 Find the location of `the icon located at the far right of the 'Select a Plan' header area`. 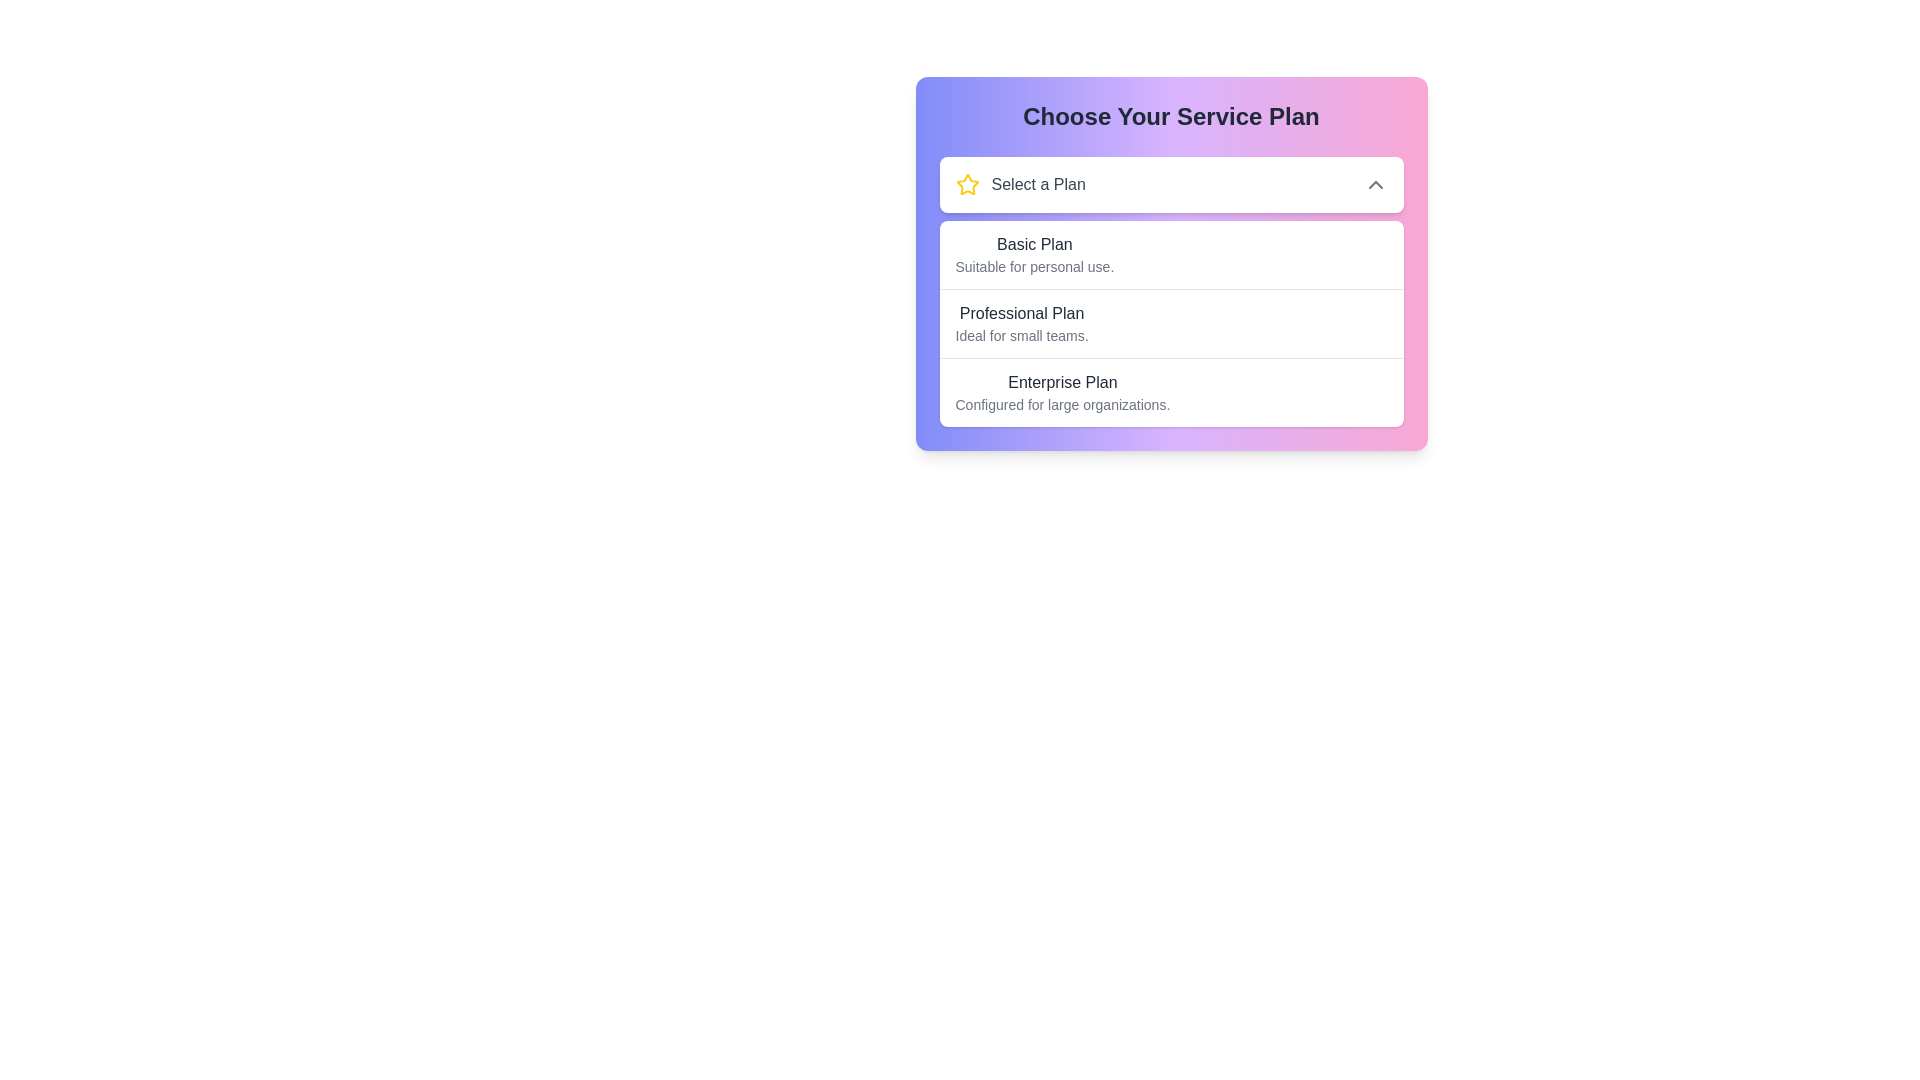

the icon located at the far right of the 'Select a Plan' header area is located at coordinates (1374, 185).